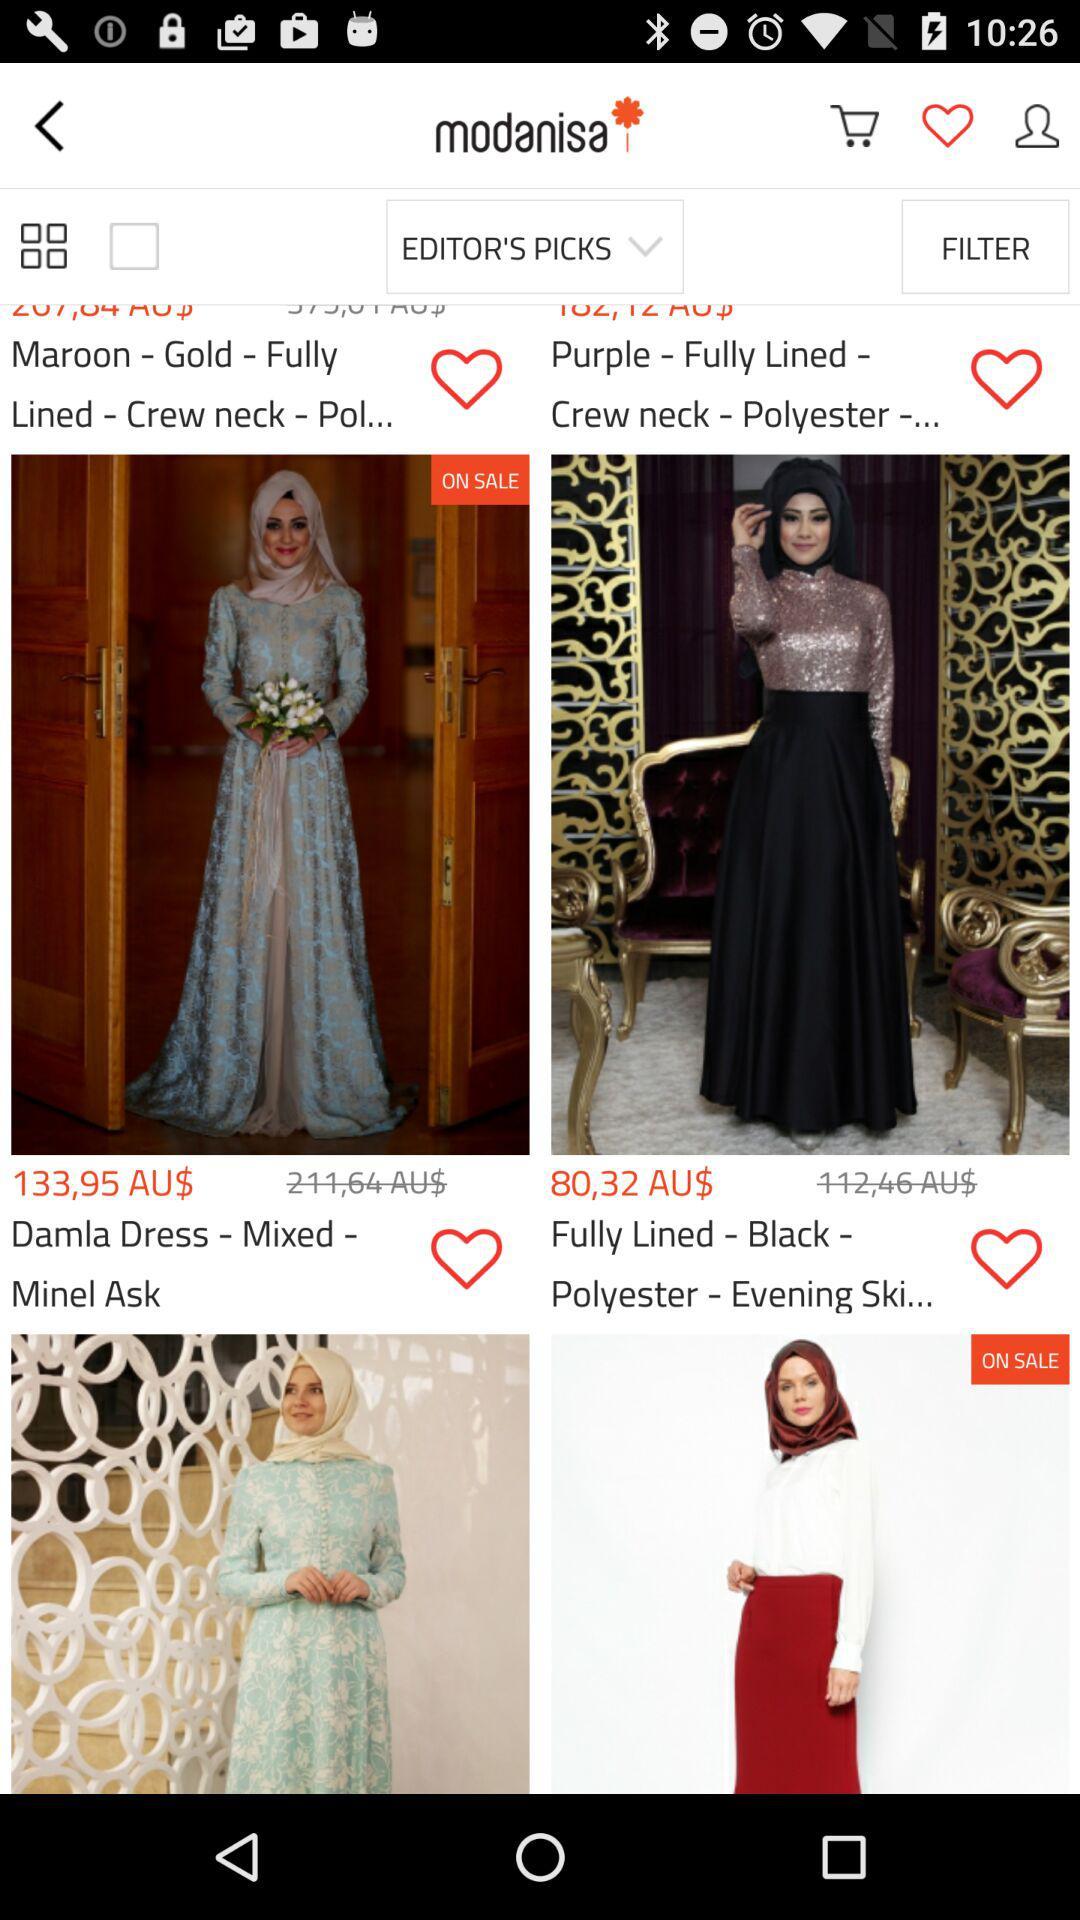 This screenshot has width=1080, height=1920. I want to click on my user profile, so click(1036, 124).